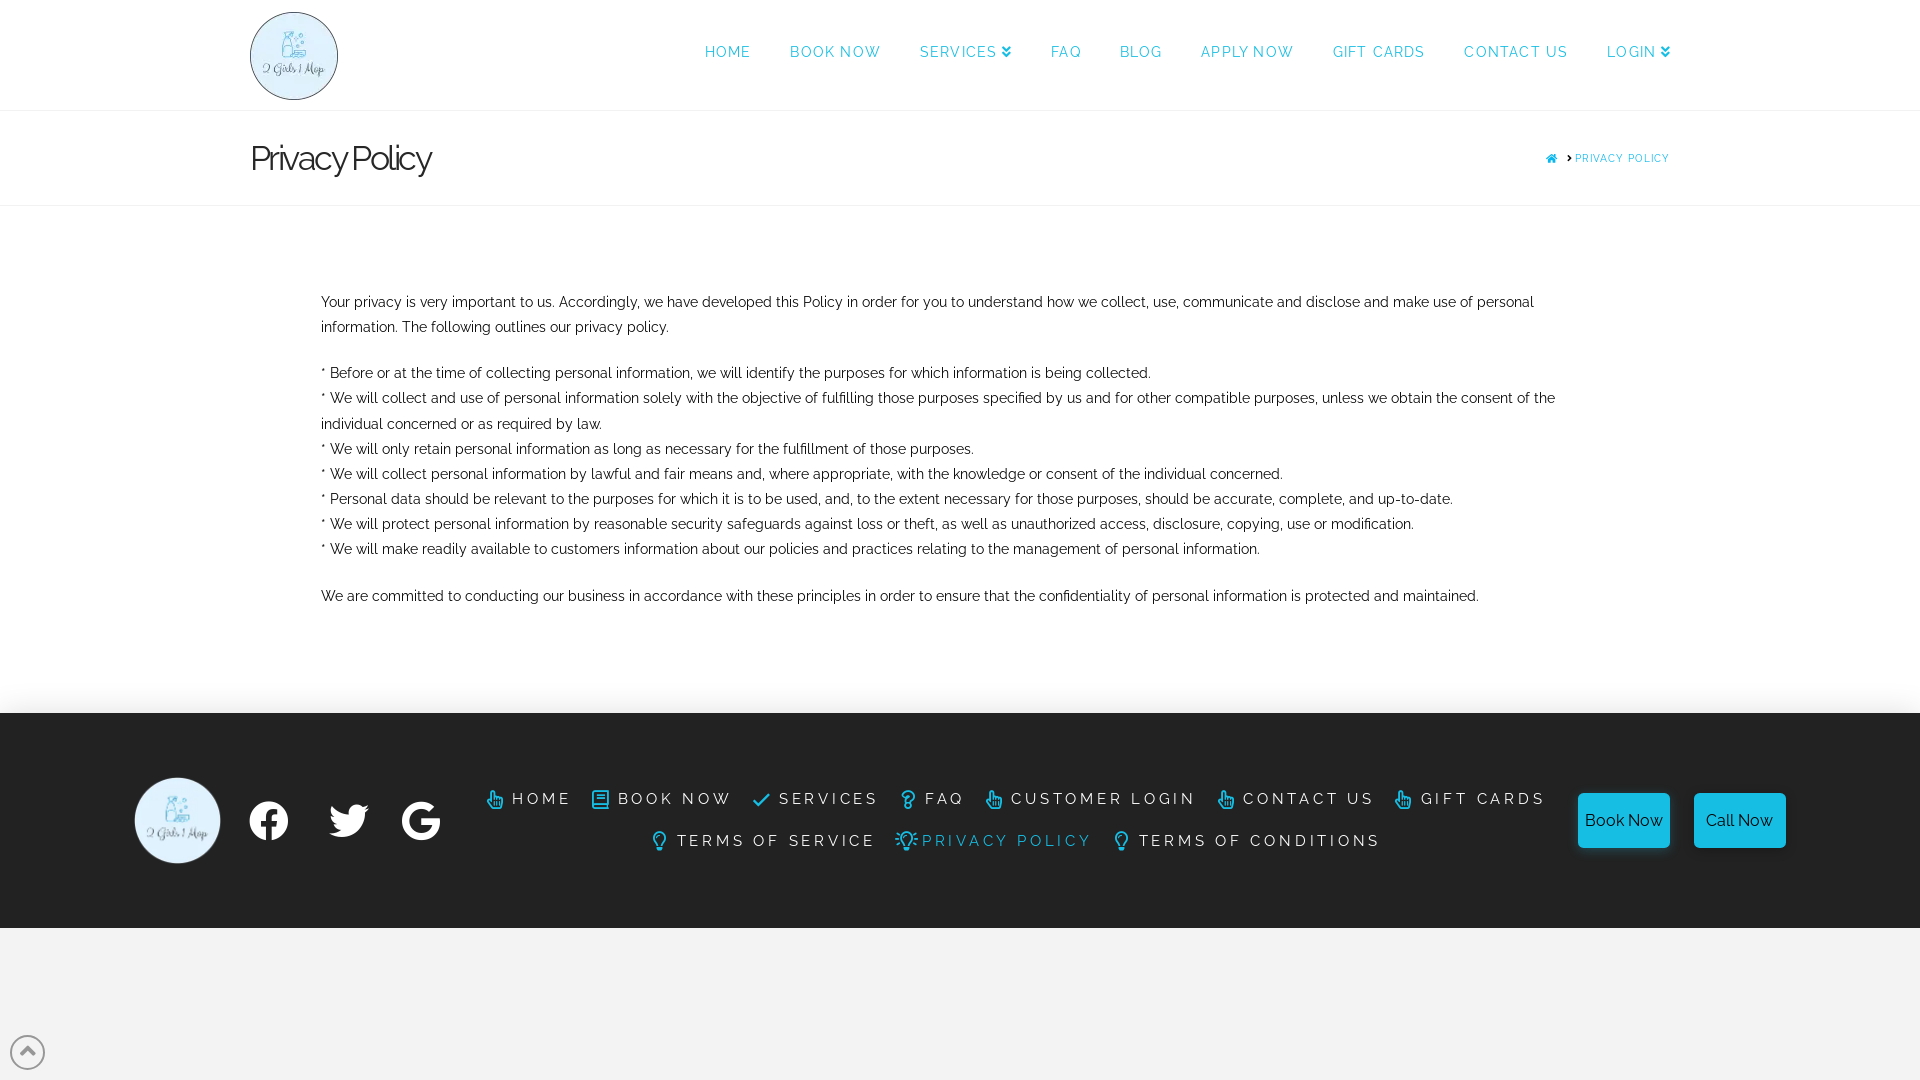 Image resolution: width=1920 pixels, height=1080 pixels. What do you see at coordinates (1141, 53) in the screenshot?
I see `'BLOG'` at bounding box center [1141, 53].